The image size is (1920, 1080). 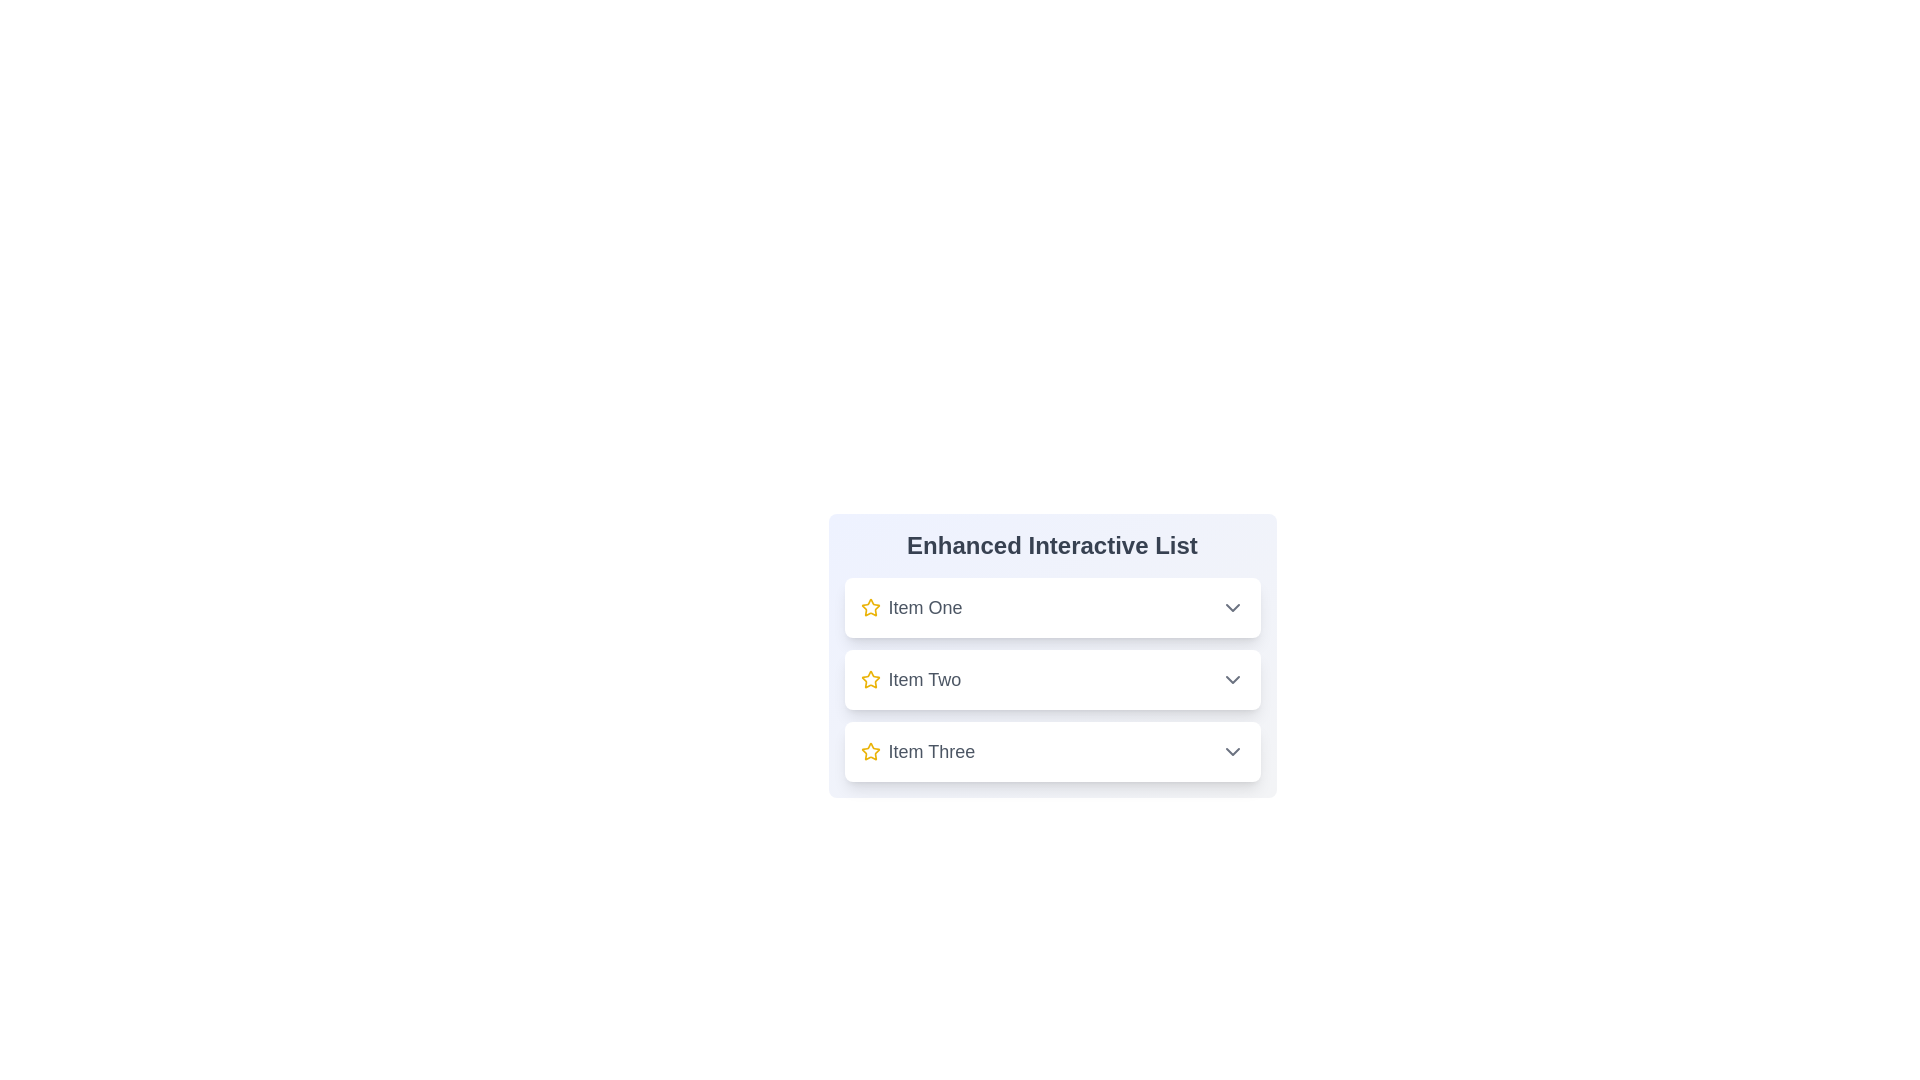 What do you see at coordinates (870, 607) in the screenshot?
I see `star icon next to Item One to perform the action` at bounding box center [870, 607].